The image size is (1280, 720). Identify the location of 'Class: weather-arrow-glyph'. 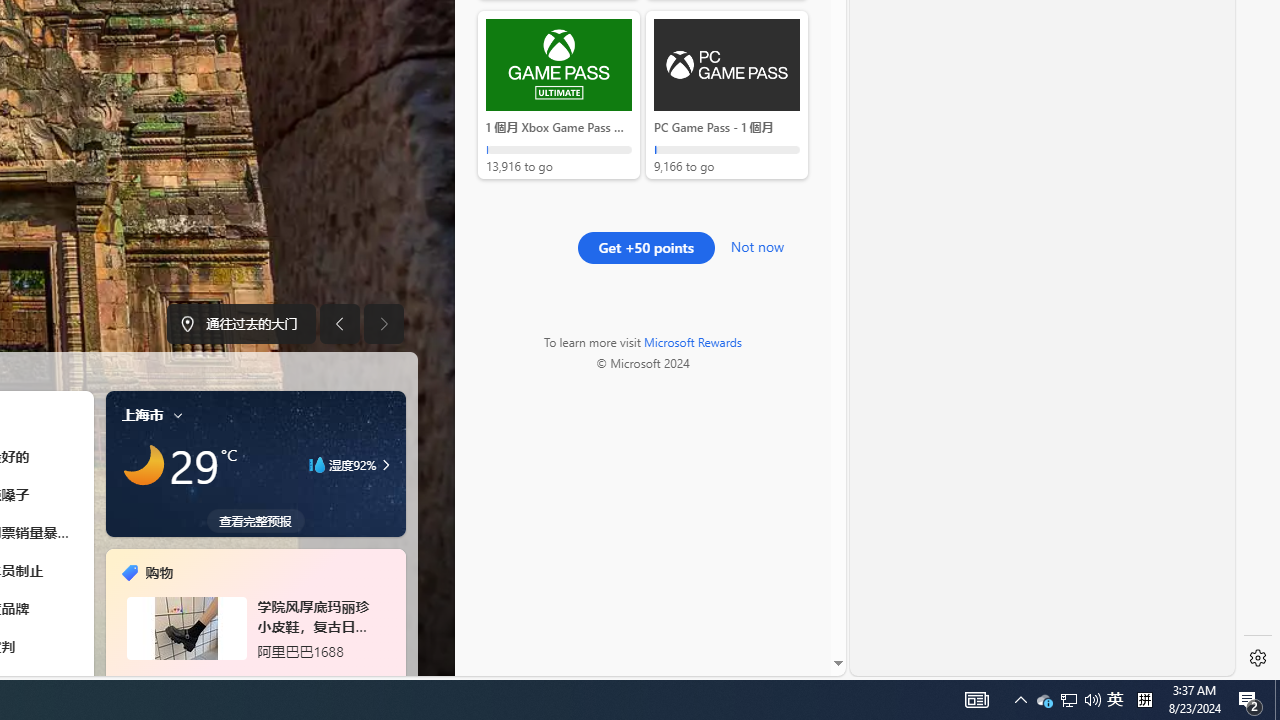
(385, 465).